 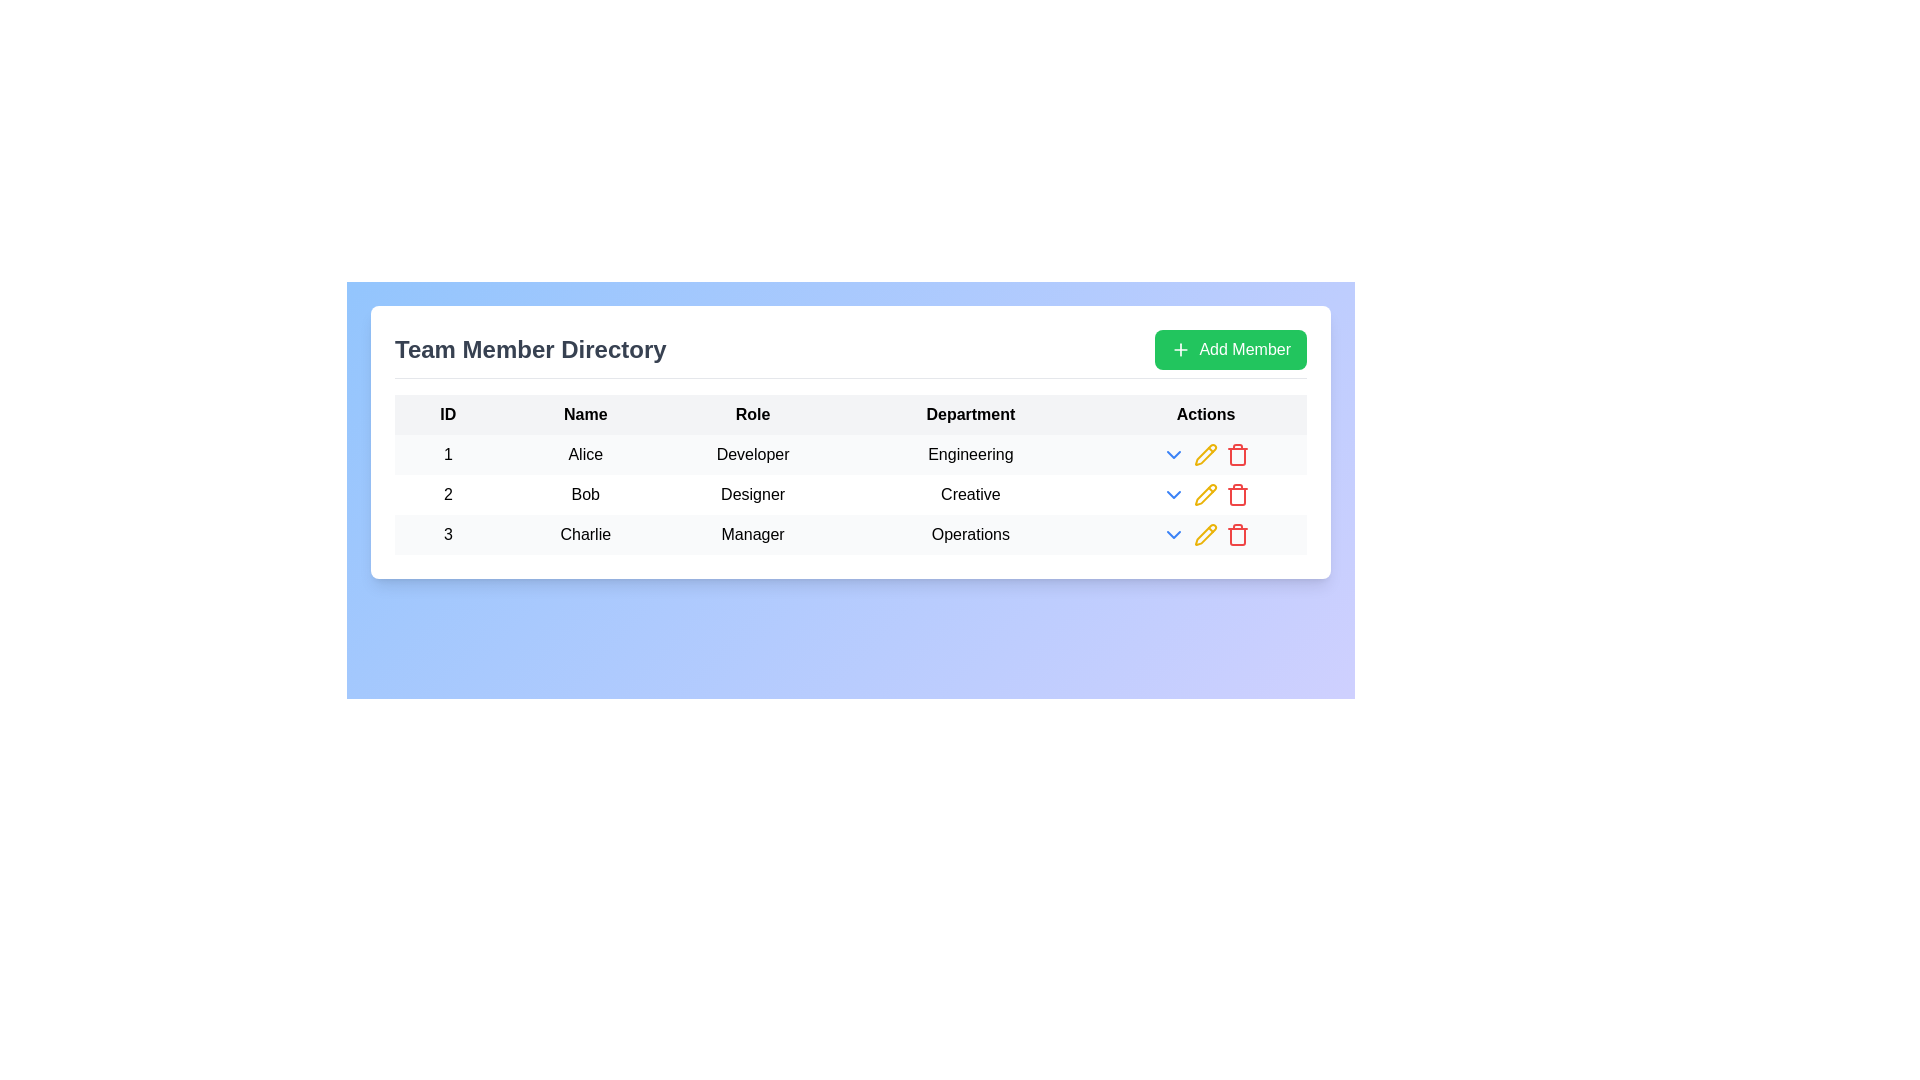 What do you see at coordinates (752, 494) in the screenshot?
I see `the text label displaying 'Designer' in the 'Role' column of the 'Team Member Directory' table` at bounding box center [752, 494].